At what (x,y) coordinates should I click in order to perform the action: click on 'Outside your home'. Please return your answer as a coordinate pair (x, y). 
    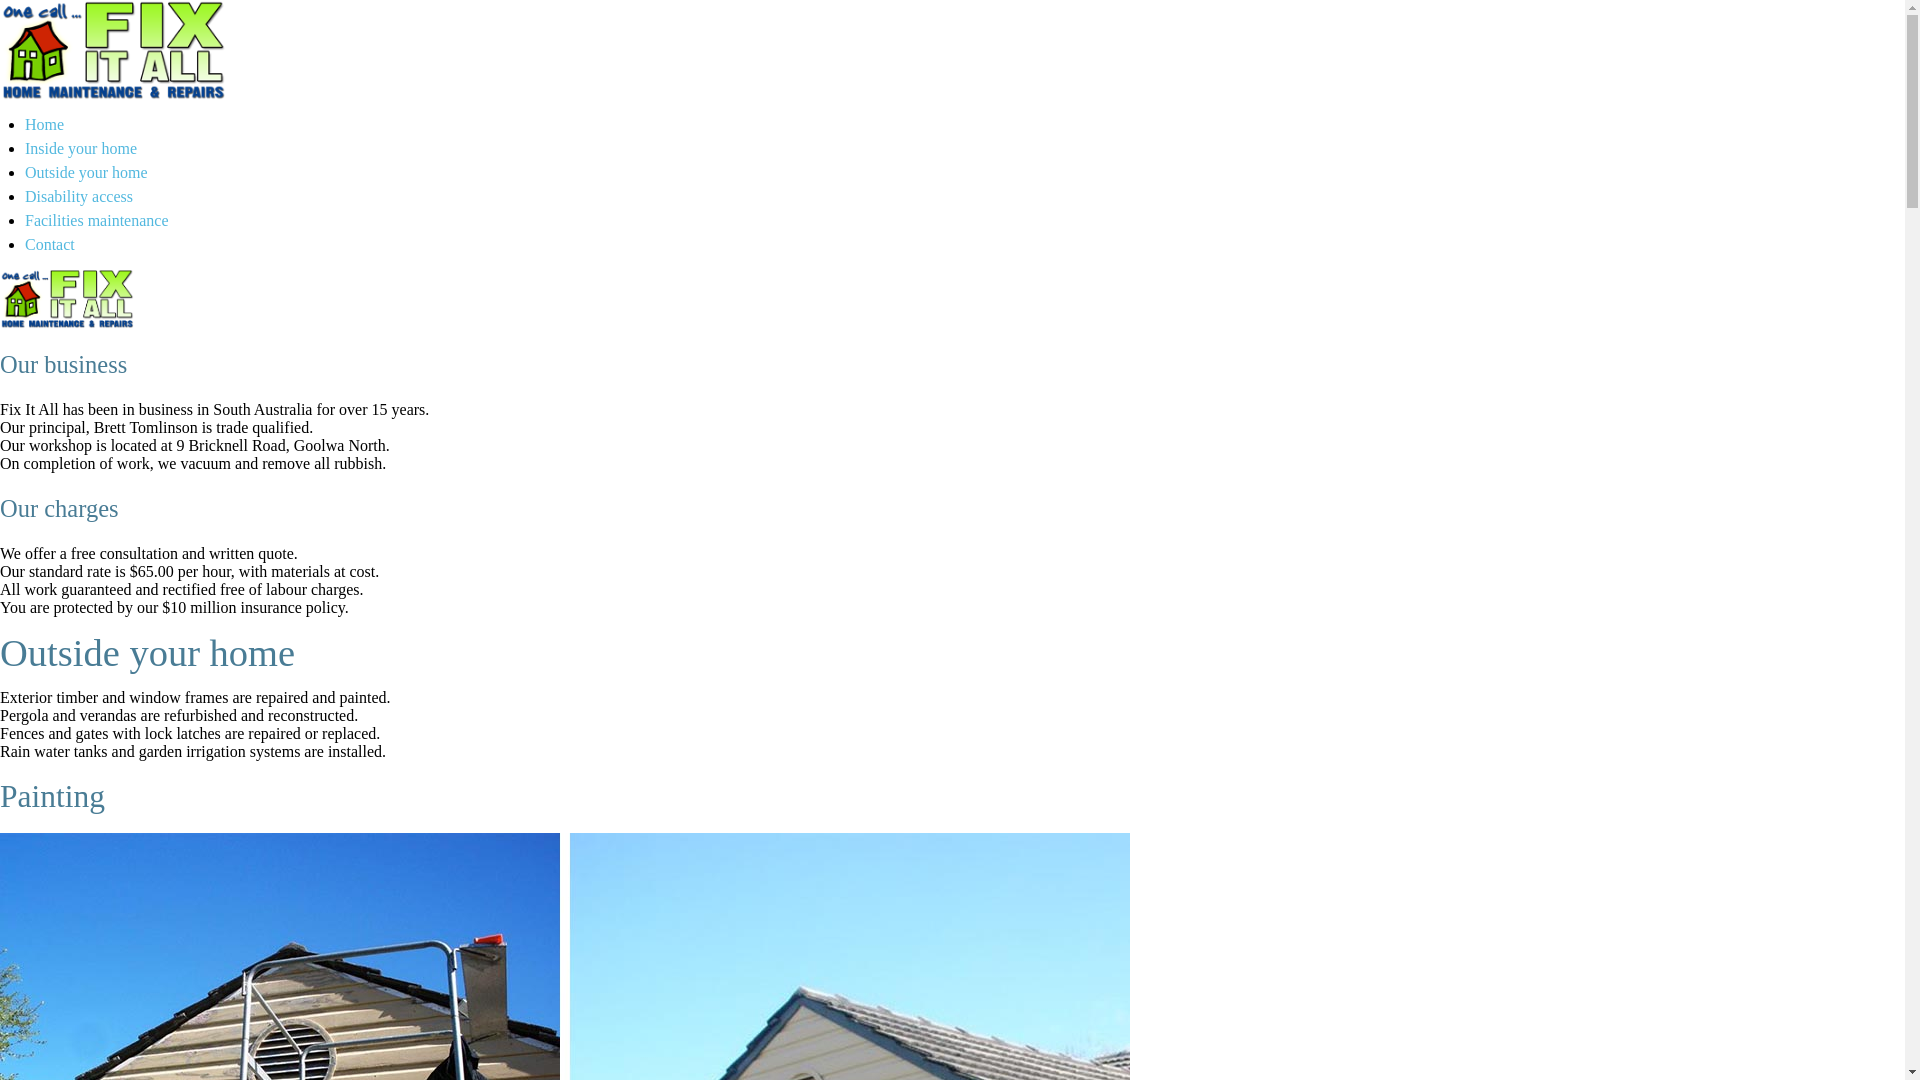
    Looking at the image, I should click on (85, 171).